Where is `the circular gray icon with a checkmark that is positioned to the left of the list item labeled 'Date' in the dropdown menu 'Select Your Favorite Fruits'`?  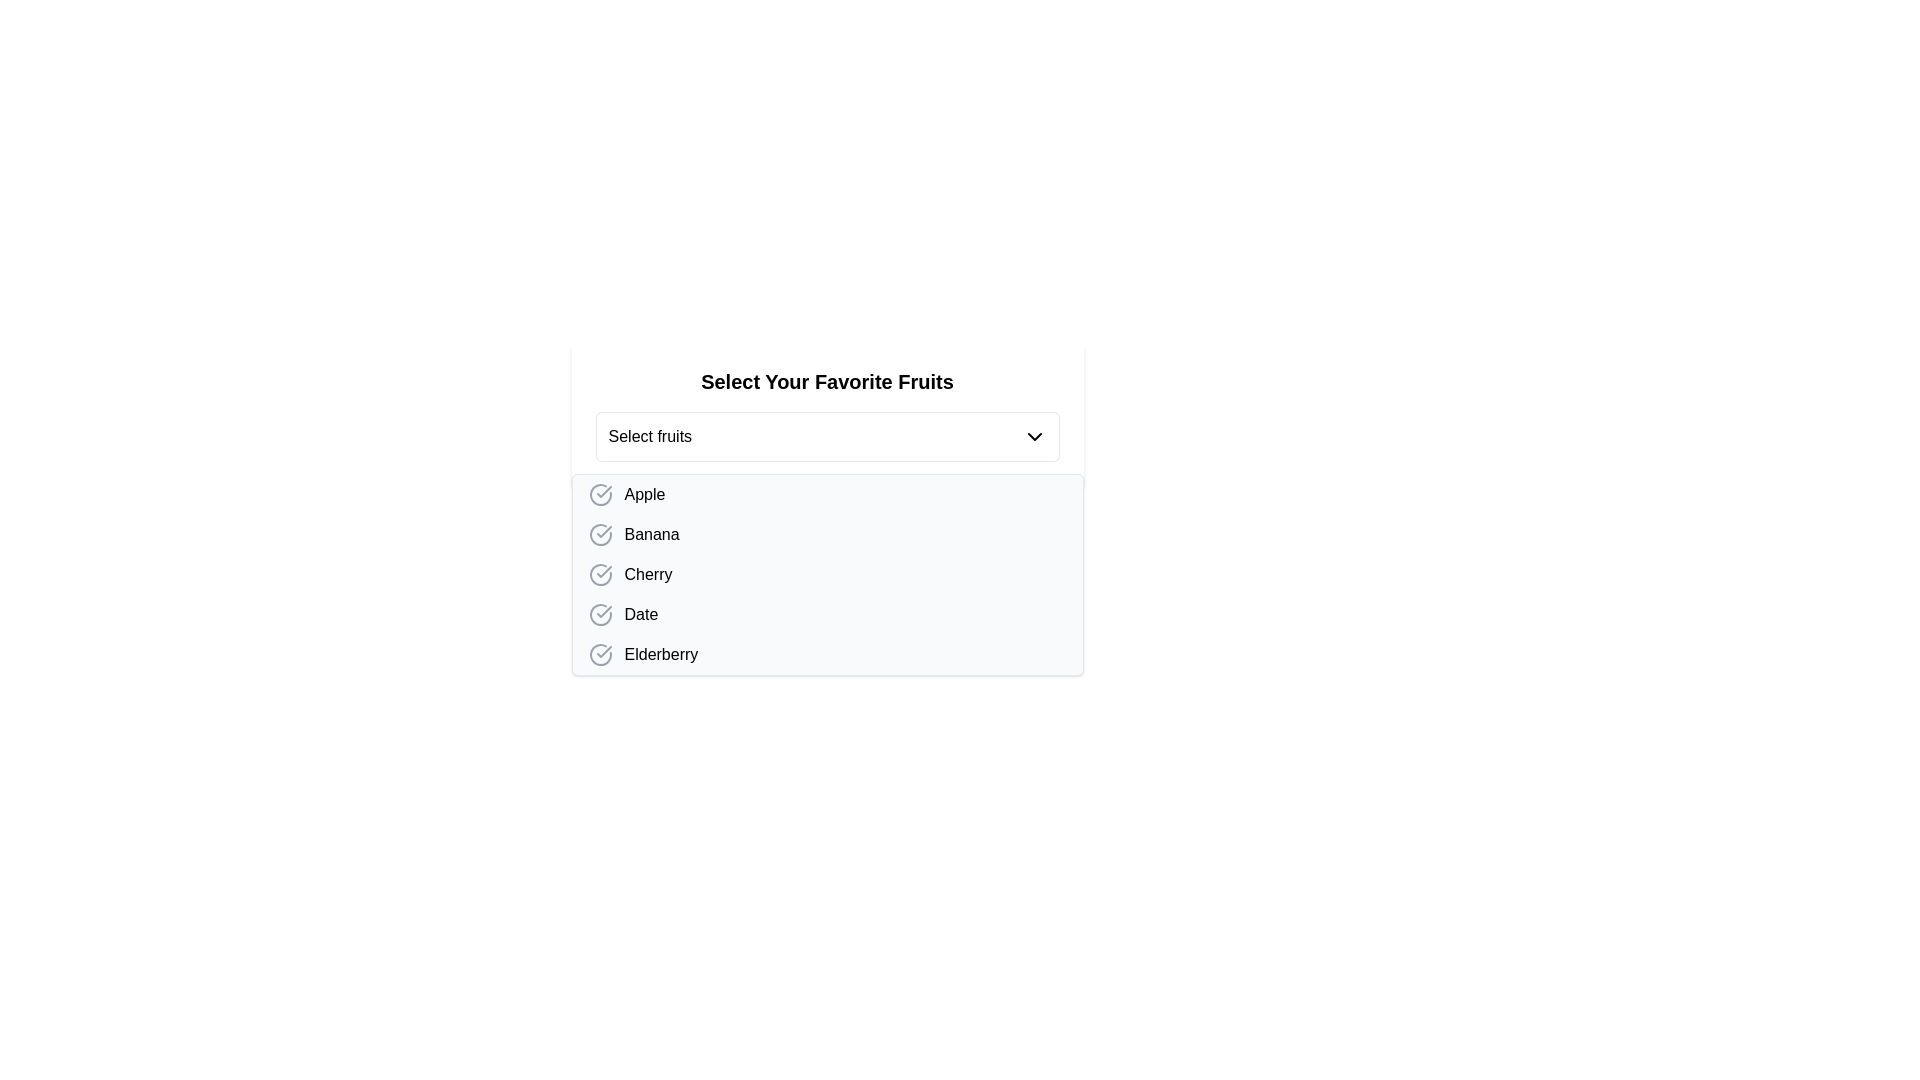 the circular gray icon with a checkmark that is positioned to the left of the list item labeled 'Date' in the dropdown menu 'Select Your Favorite Fruits' is located at coordinates (599, 613).